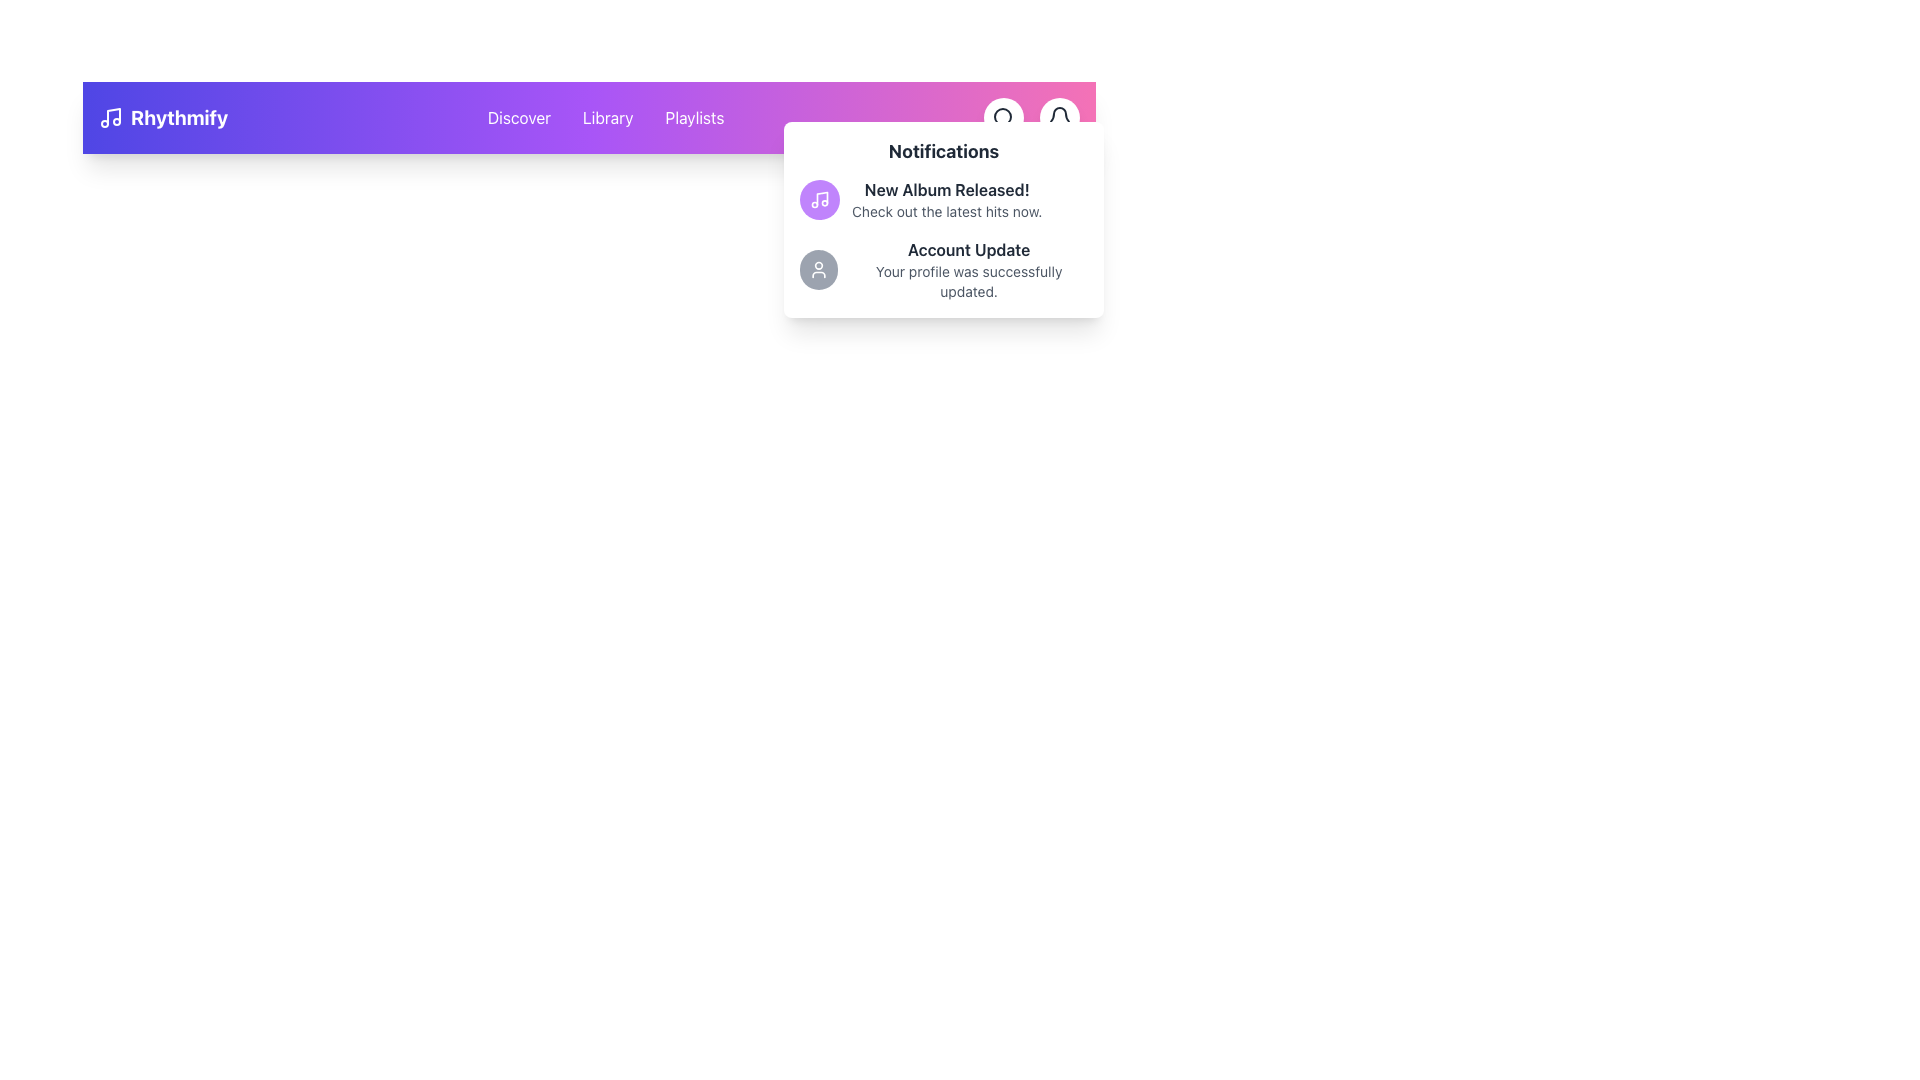 This screenshot has height=1080, width=1920. Describe the element at coordinates (820, 200) in the screenshot. I see `the music icon with a purple circular background and white music note located in the top-right corner of the notification dropdown, next to the 'New Album Released!' label` at that location.